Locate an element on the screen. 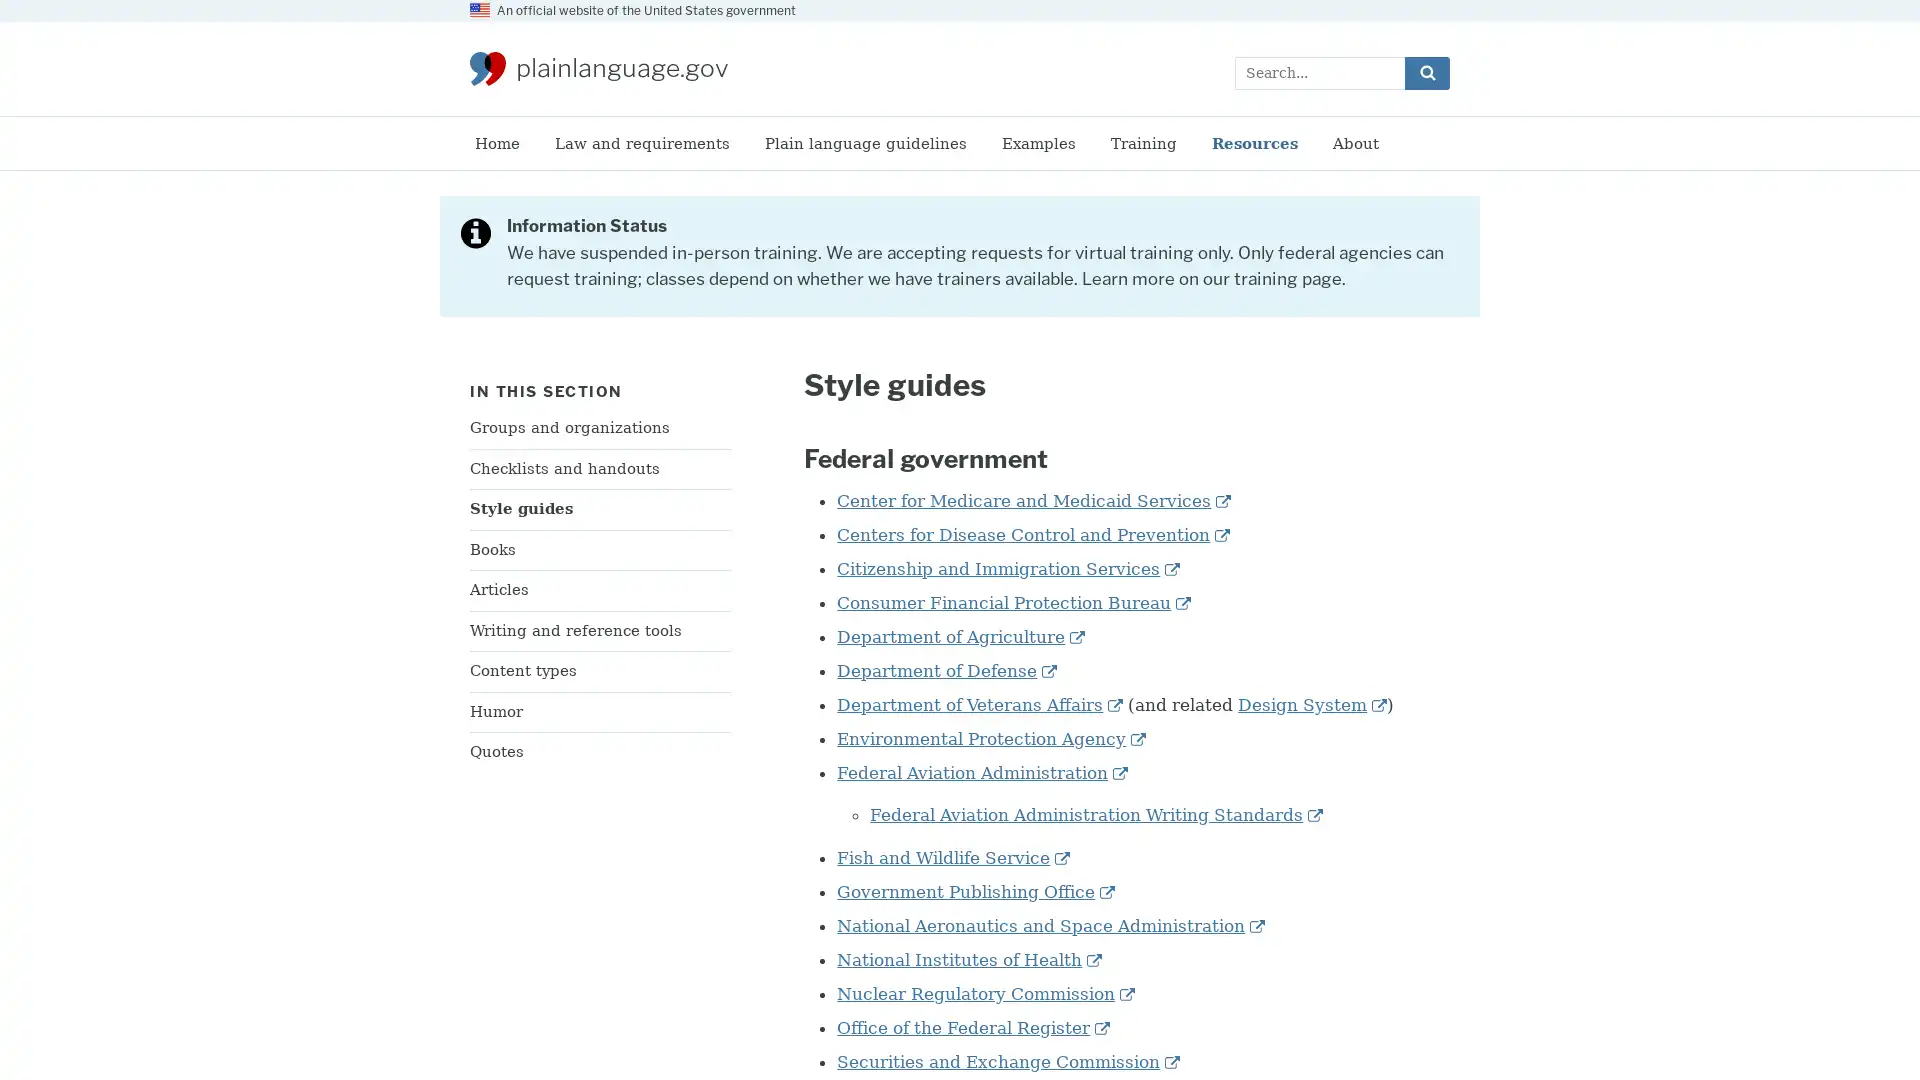 This screenshot has height=1080, width=1920. Search is located at coordinates (1426, 71).